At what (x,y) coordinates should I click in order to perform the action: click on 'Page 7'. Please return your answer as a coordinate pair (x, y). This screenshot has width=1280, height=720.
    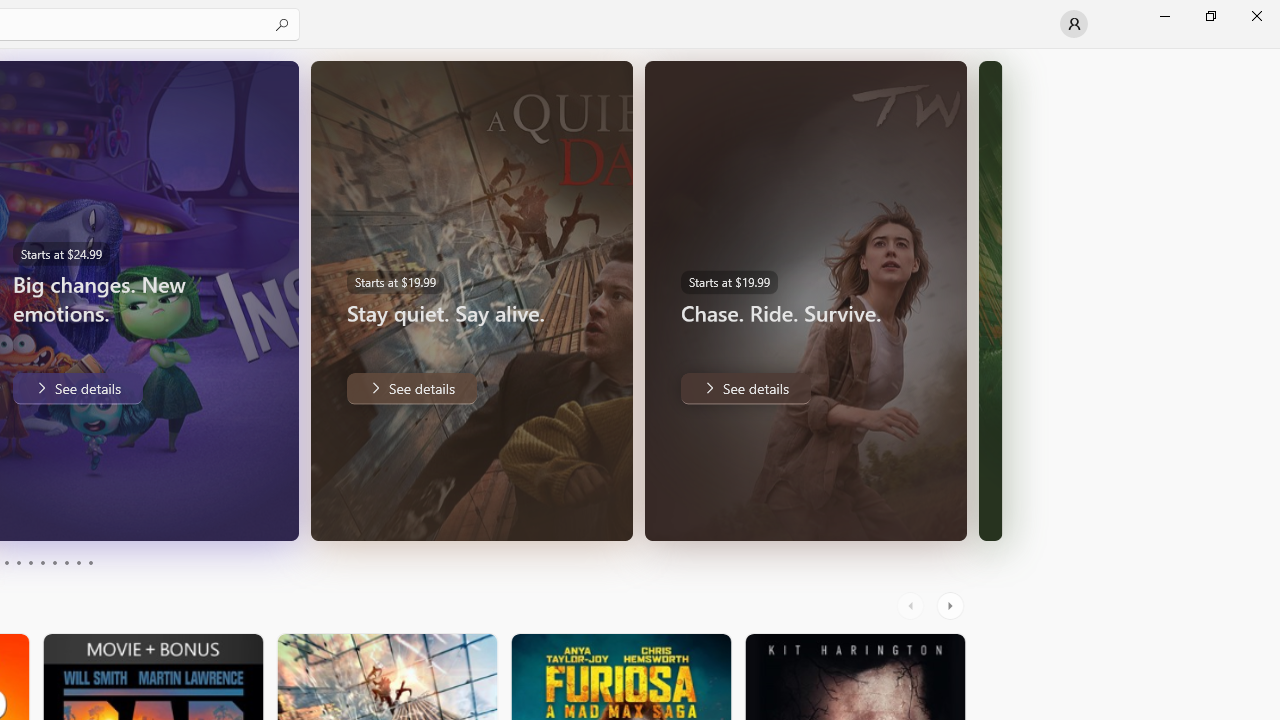
    Looking at the image, I should click on (54, 563).